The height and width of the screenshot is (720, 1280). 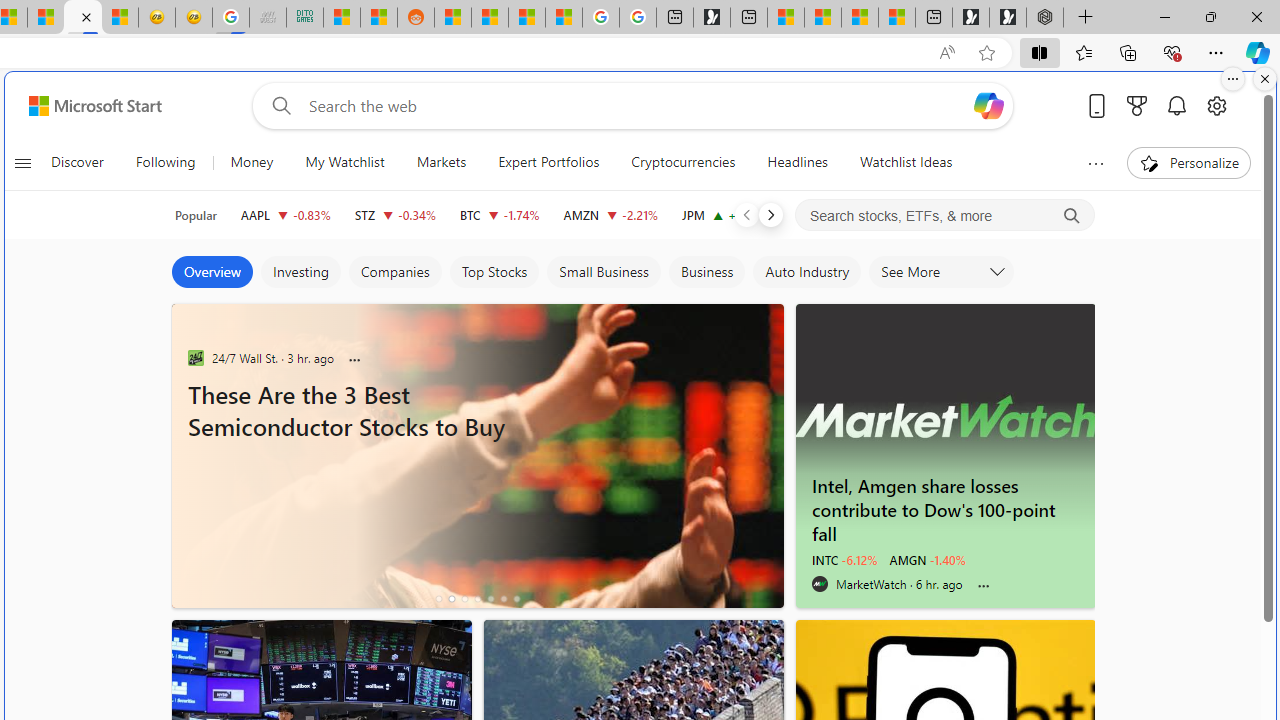 I want to click on 'Skip to footer', so click(x=82, y=105).